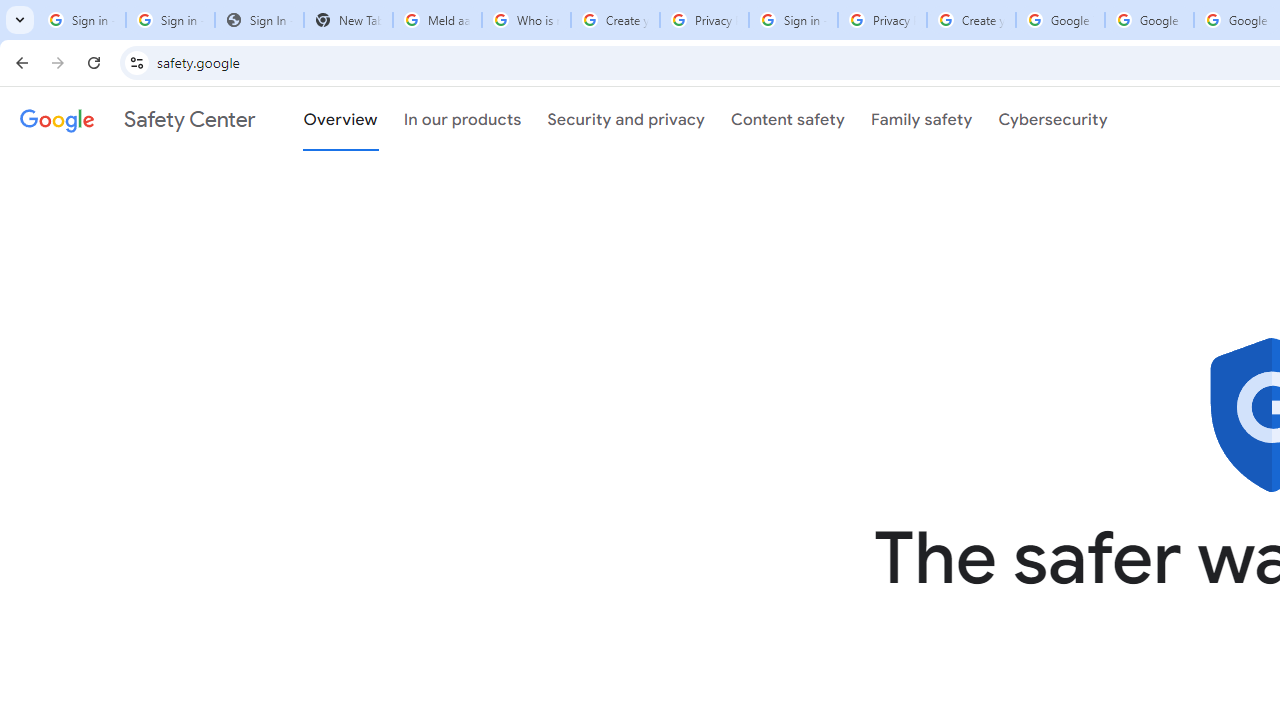  Describe the element at coordinates (136, 119) in the screenshot. I see `'Safety Center'` at that location.